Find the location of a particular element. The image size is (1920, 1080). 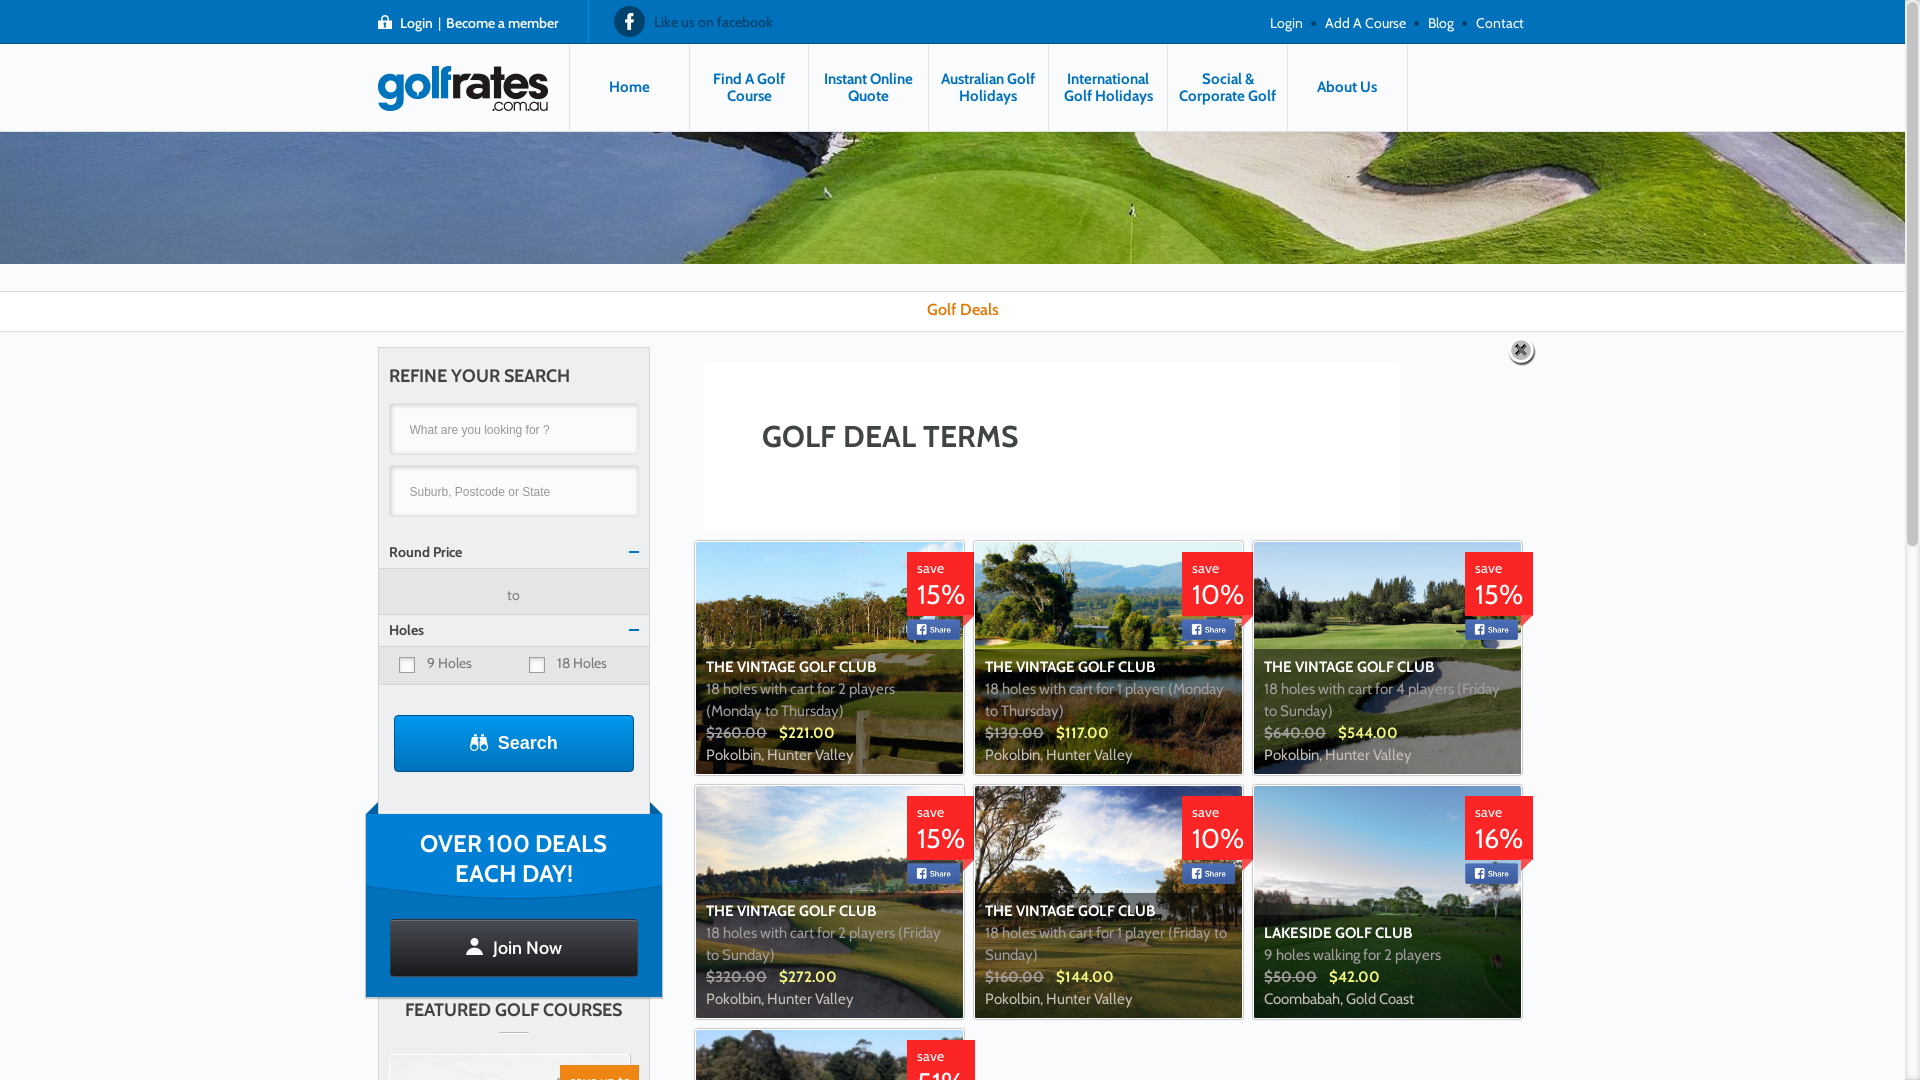

'Search' is located at coordinates (393, 743).